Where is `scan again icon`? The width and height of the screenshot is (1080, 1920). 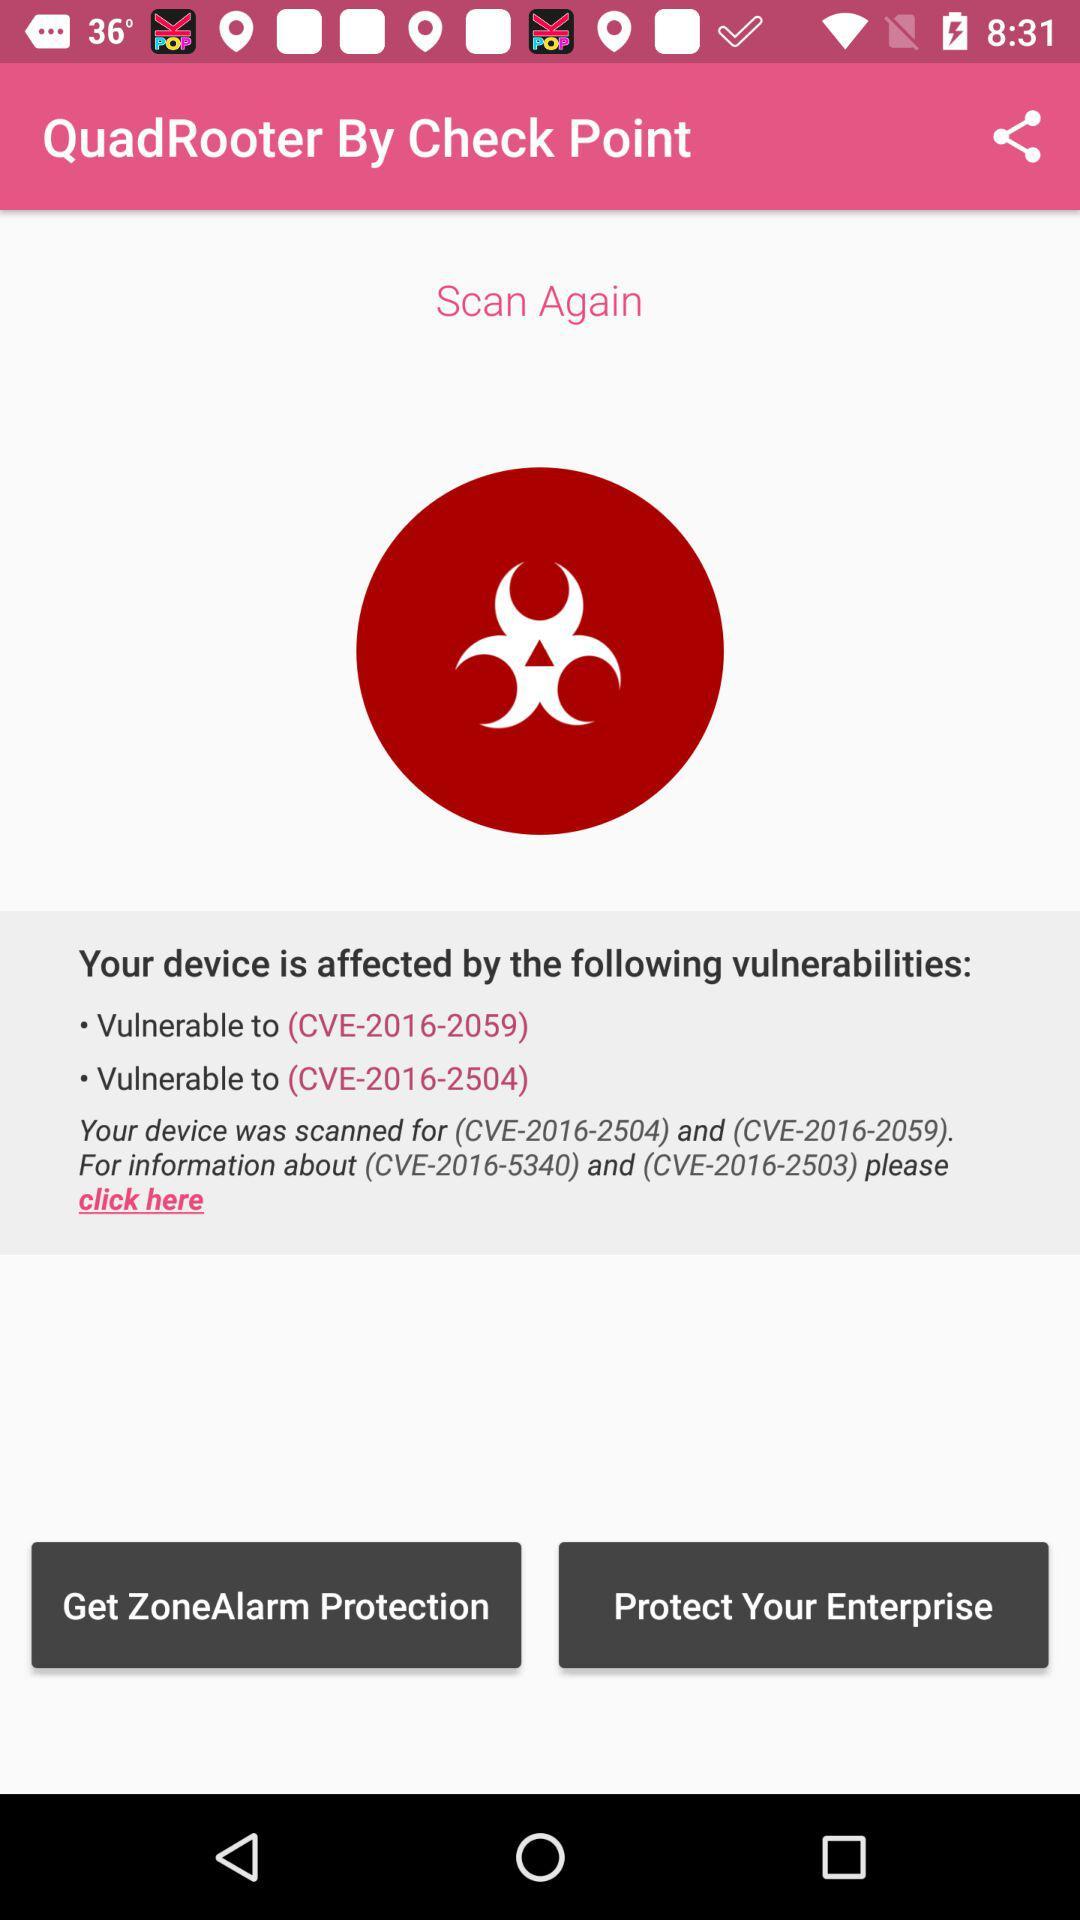 scan again icon is located at coordinates (538, 298).